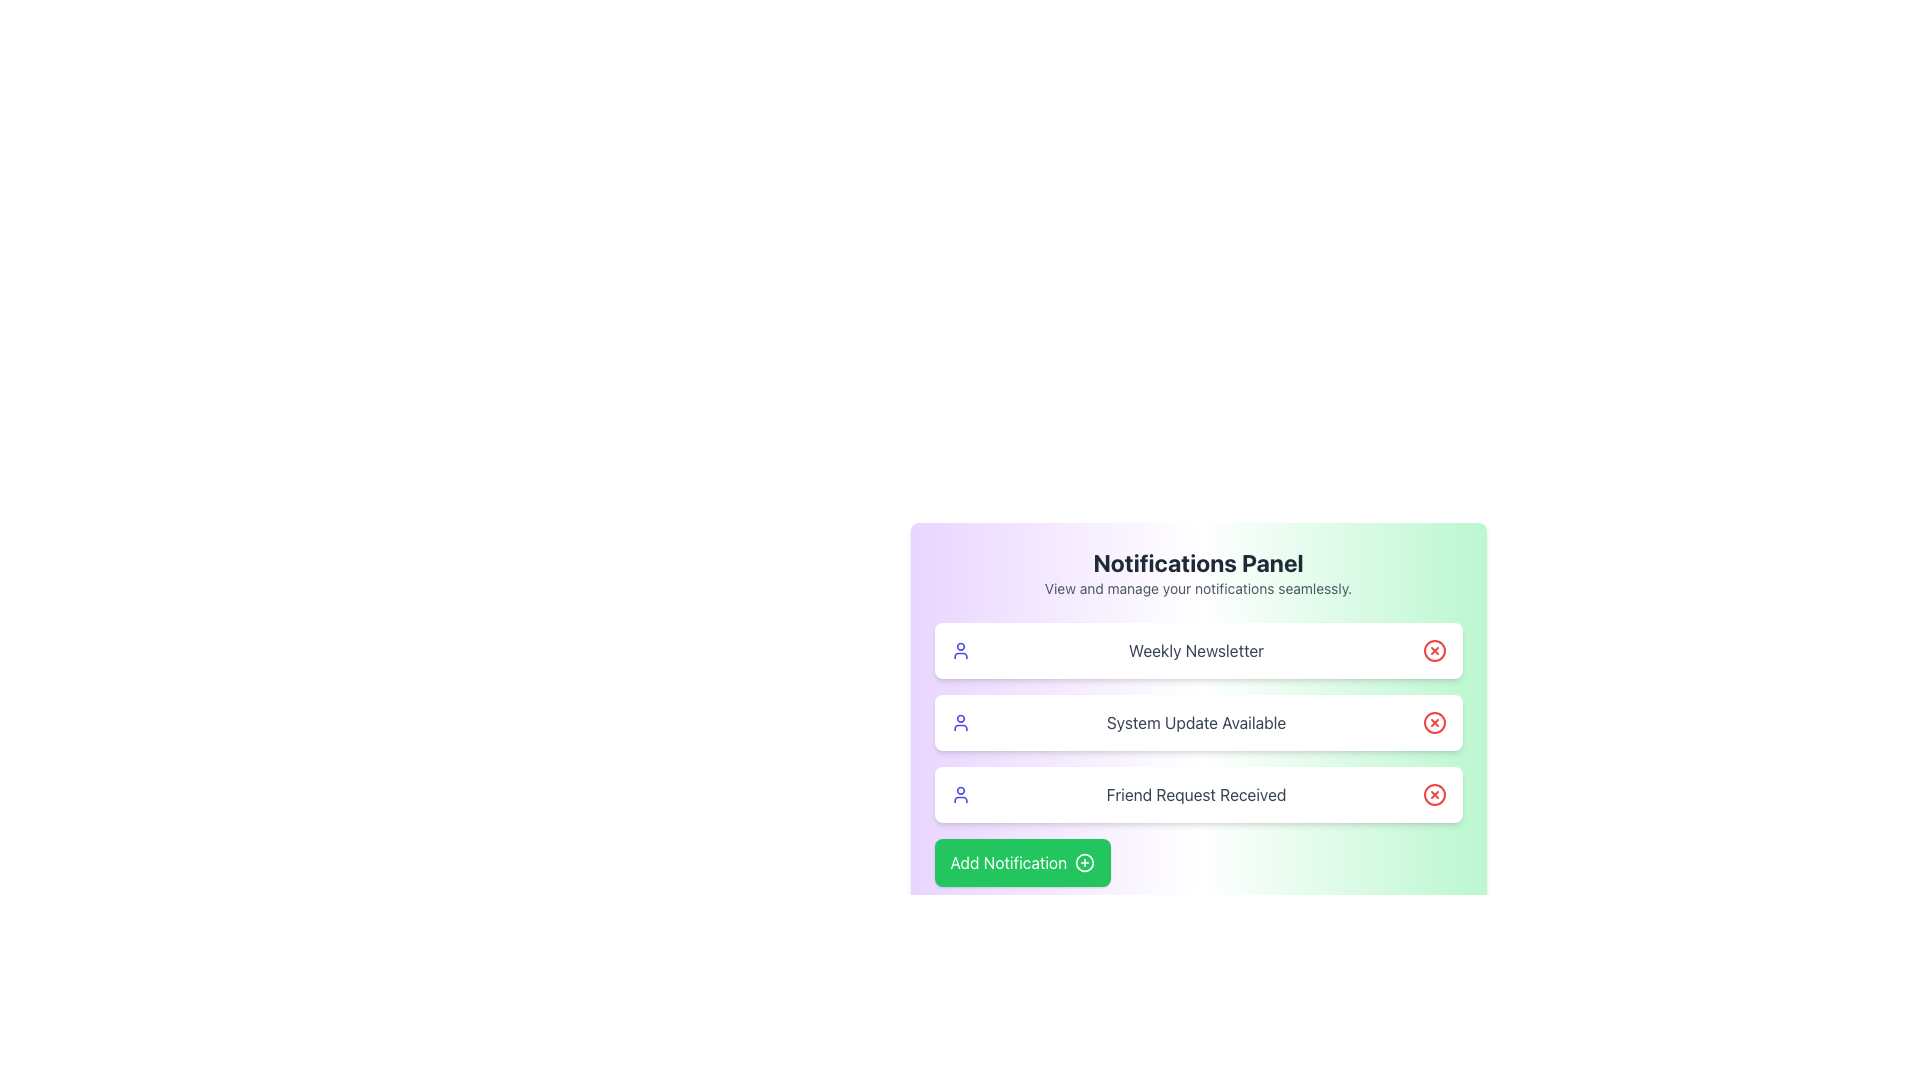 The height and width of the screenshot is (1080, 1920). Describe the element at coordinates (1196, 722) in the screenshot. I see `the Static Text element displaying 'System Update Available', which is located within a notification card between 'Weekly Newsletter' and 'Friend Request Received'` at that location.